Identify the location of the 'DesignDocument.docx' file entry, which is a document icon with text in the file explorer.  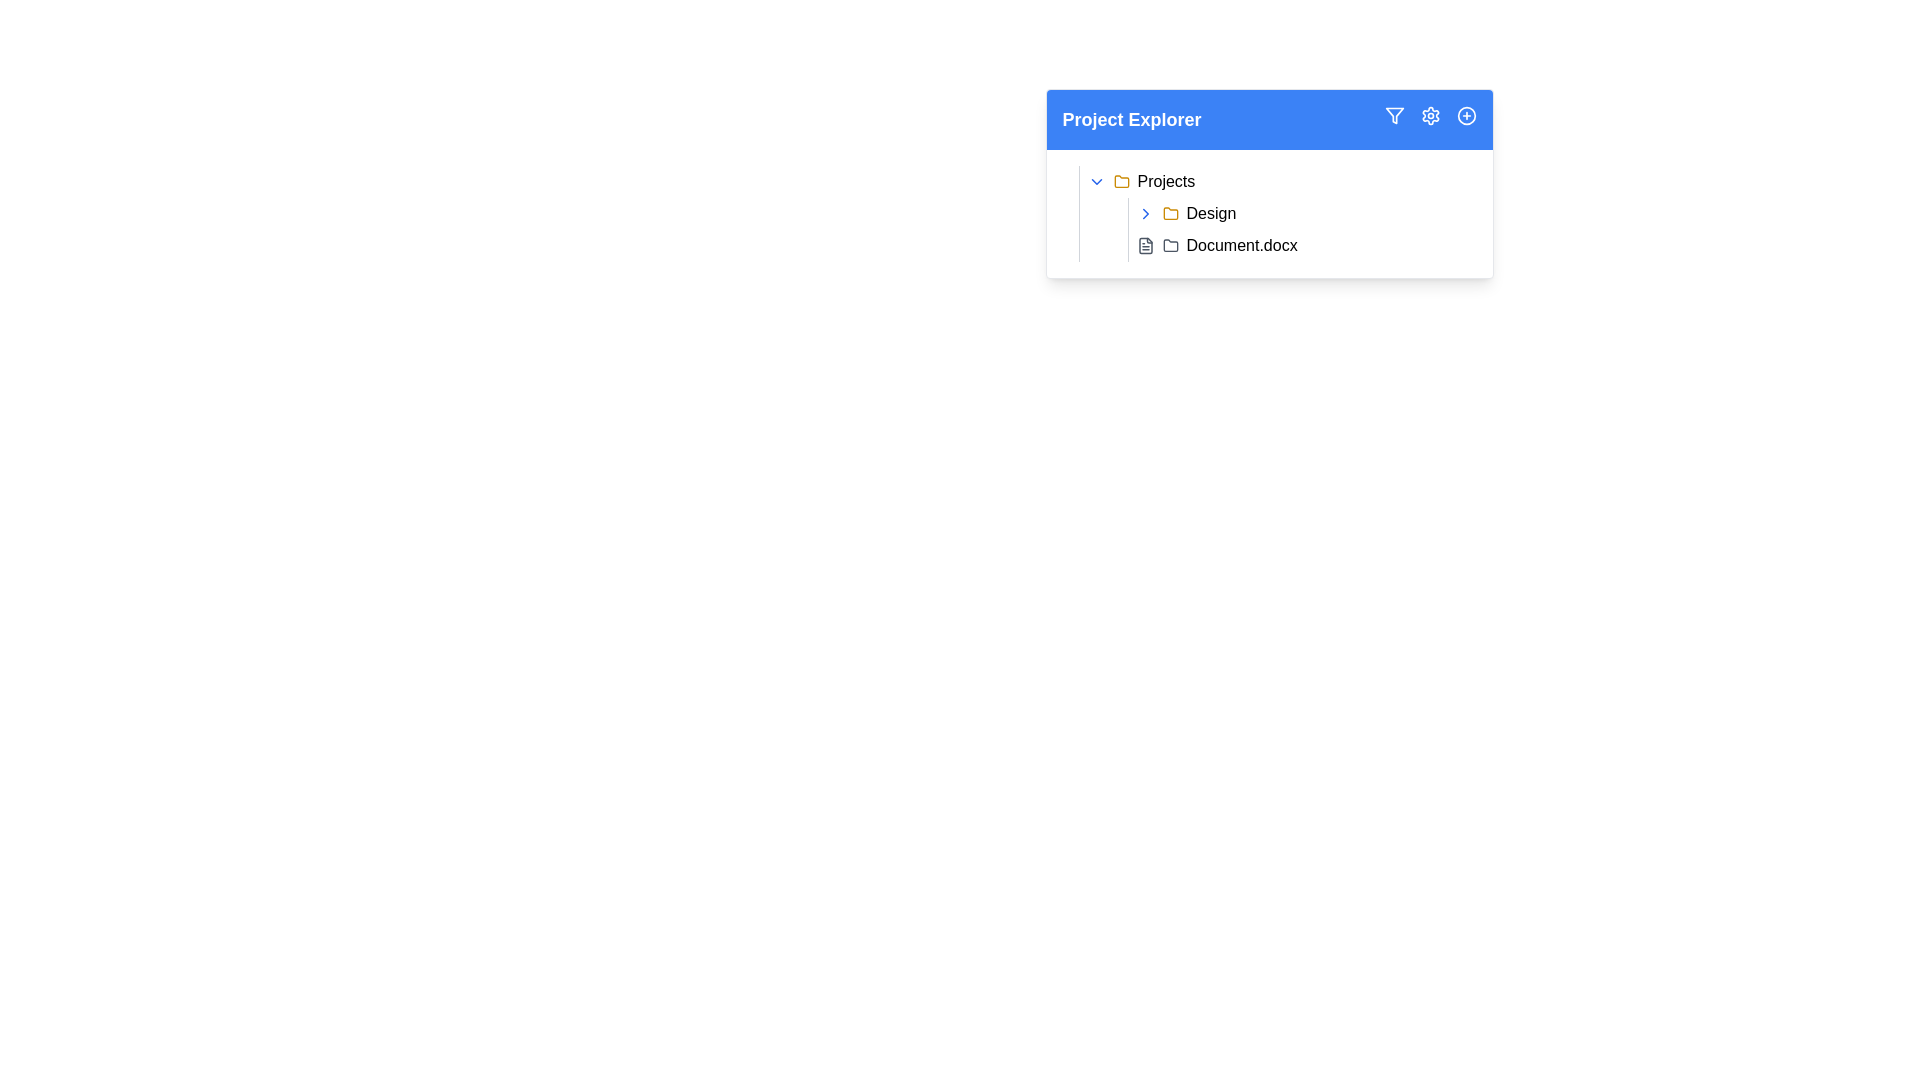
(1286, 229).